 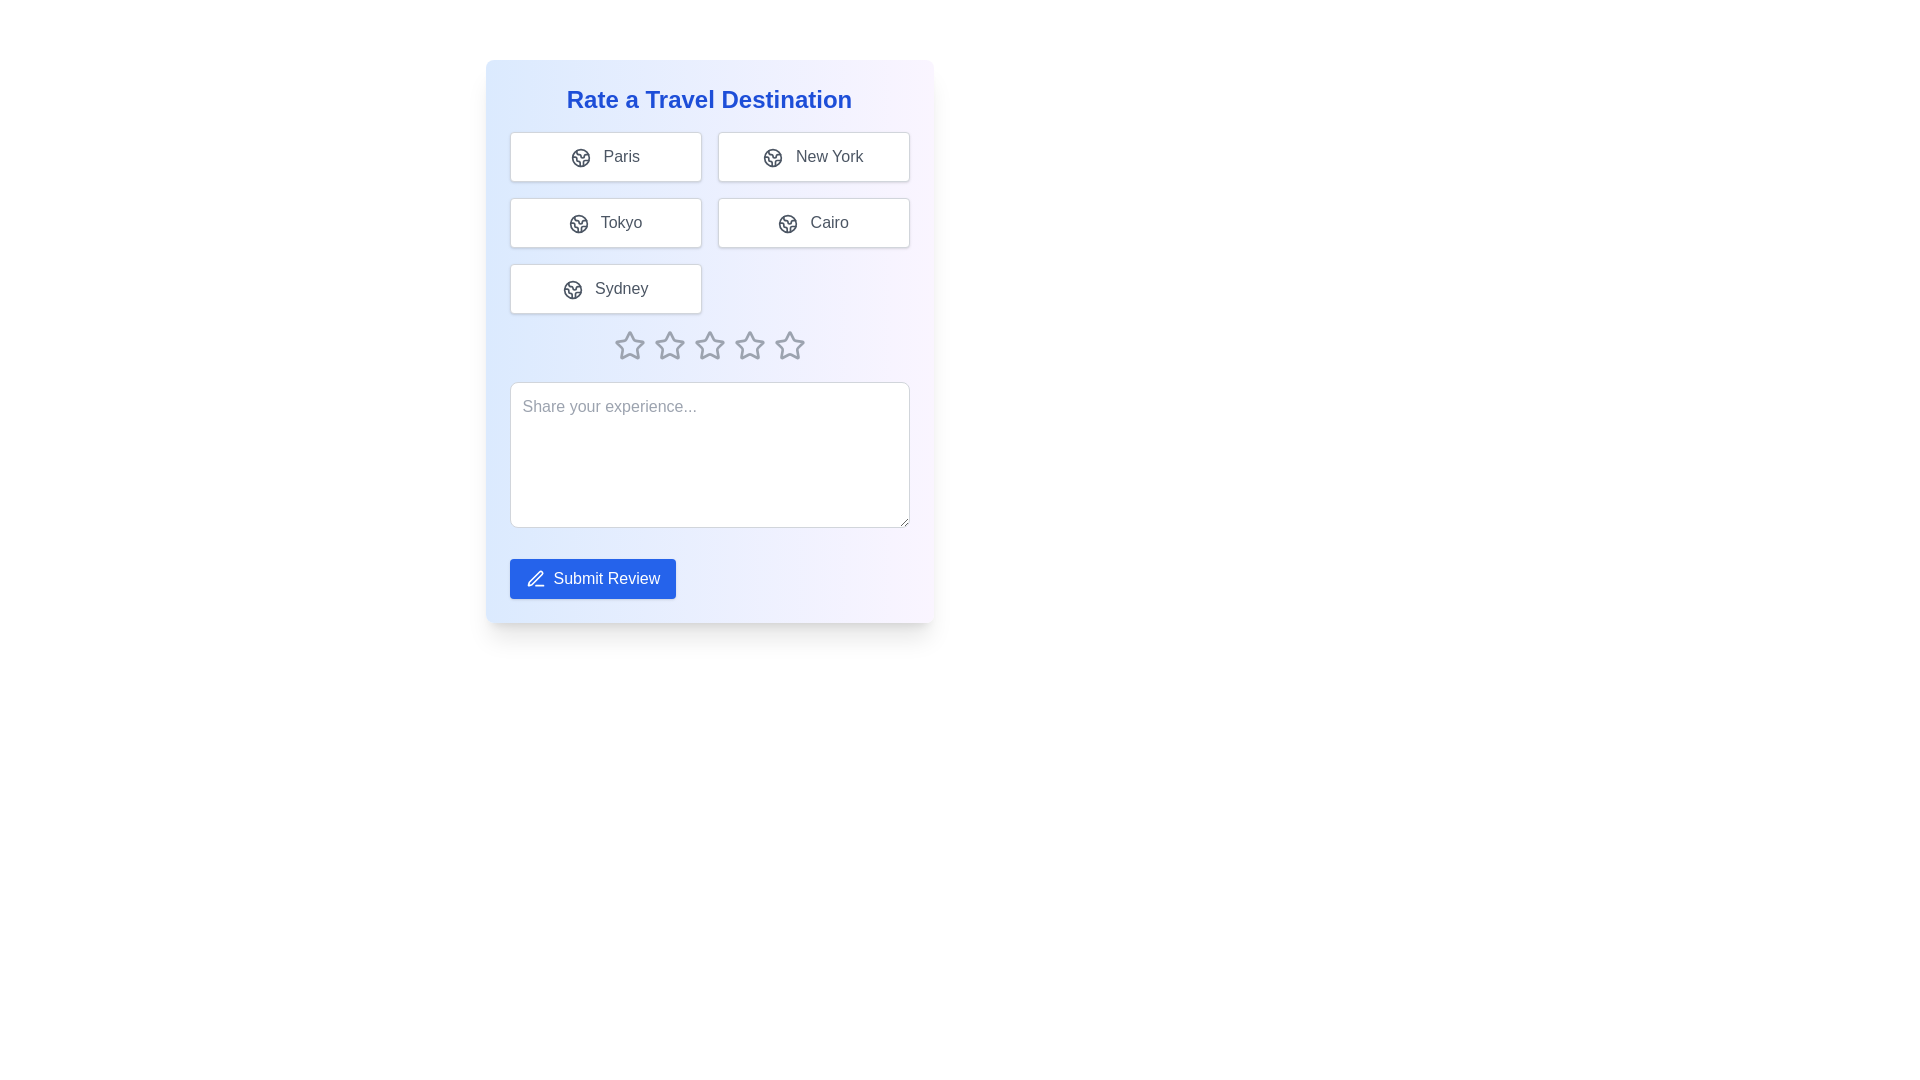 I want to click on the second star icon, so click(x=669, y=344).